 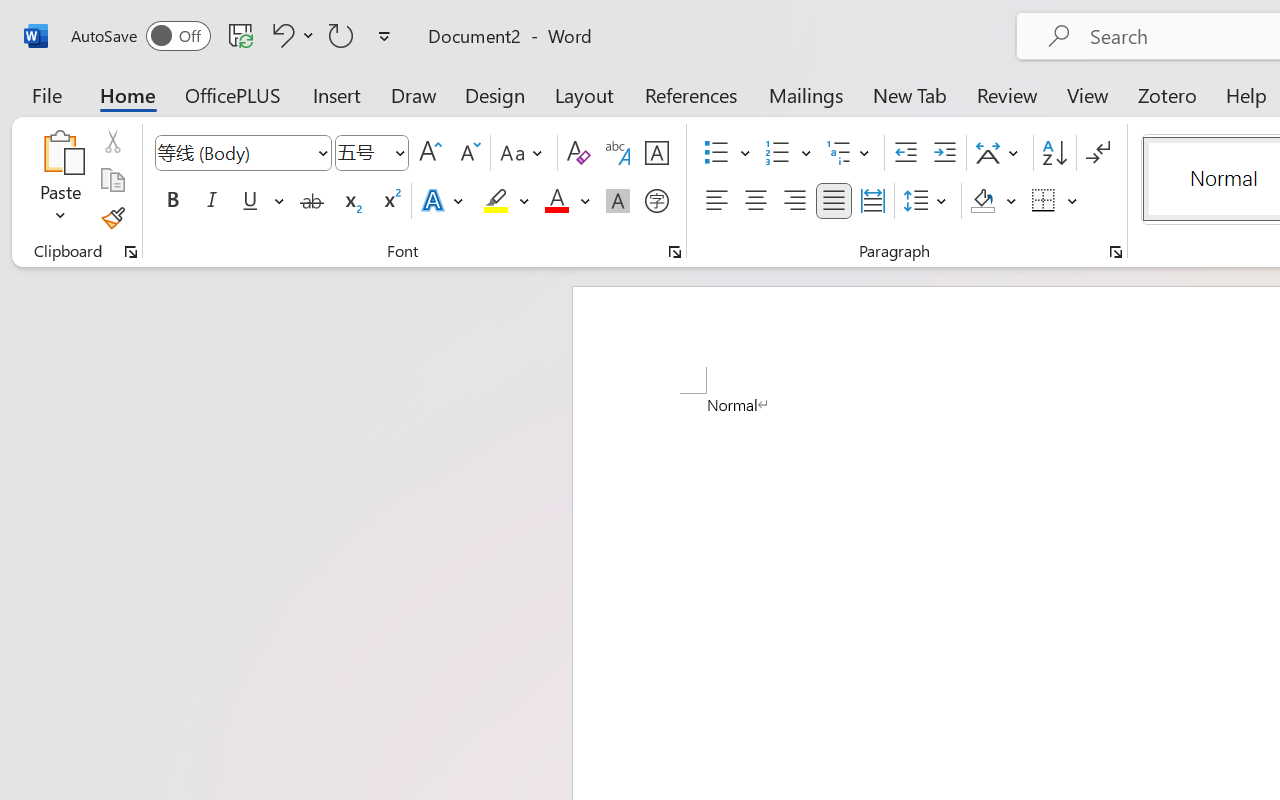 I want to click on 'Bullets', so click(x=716, y=153).